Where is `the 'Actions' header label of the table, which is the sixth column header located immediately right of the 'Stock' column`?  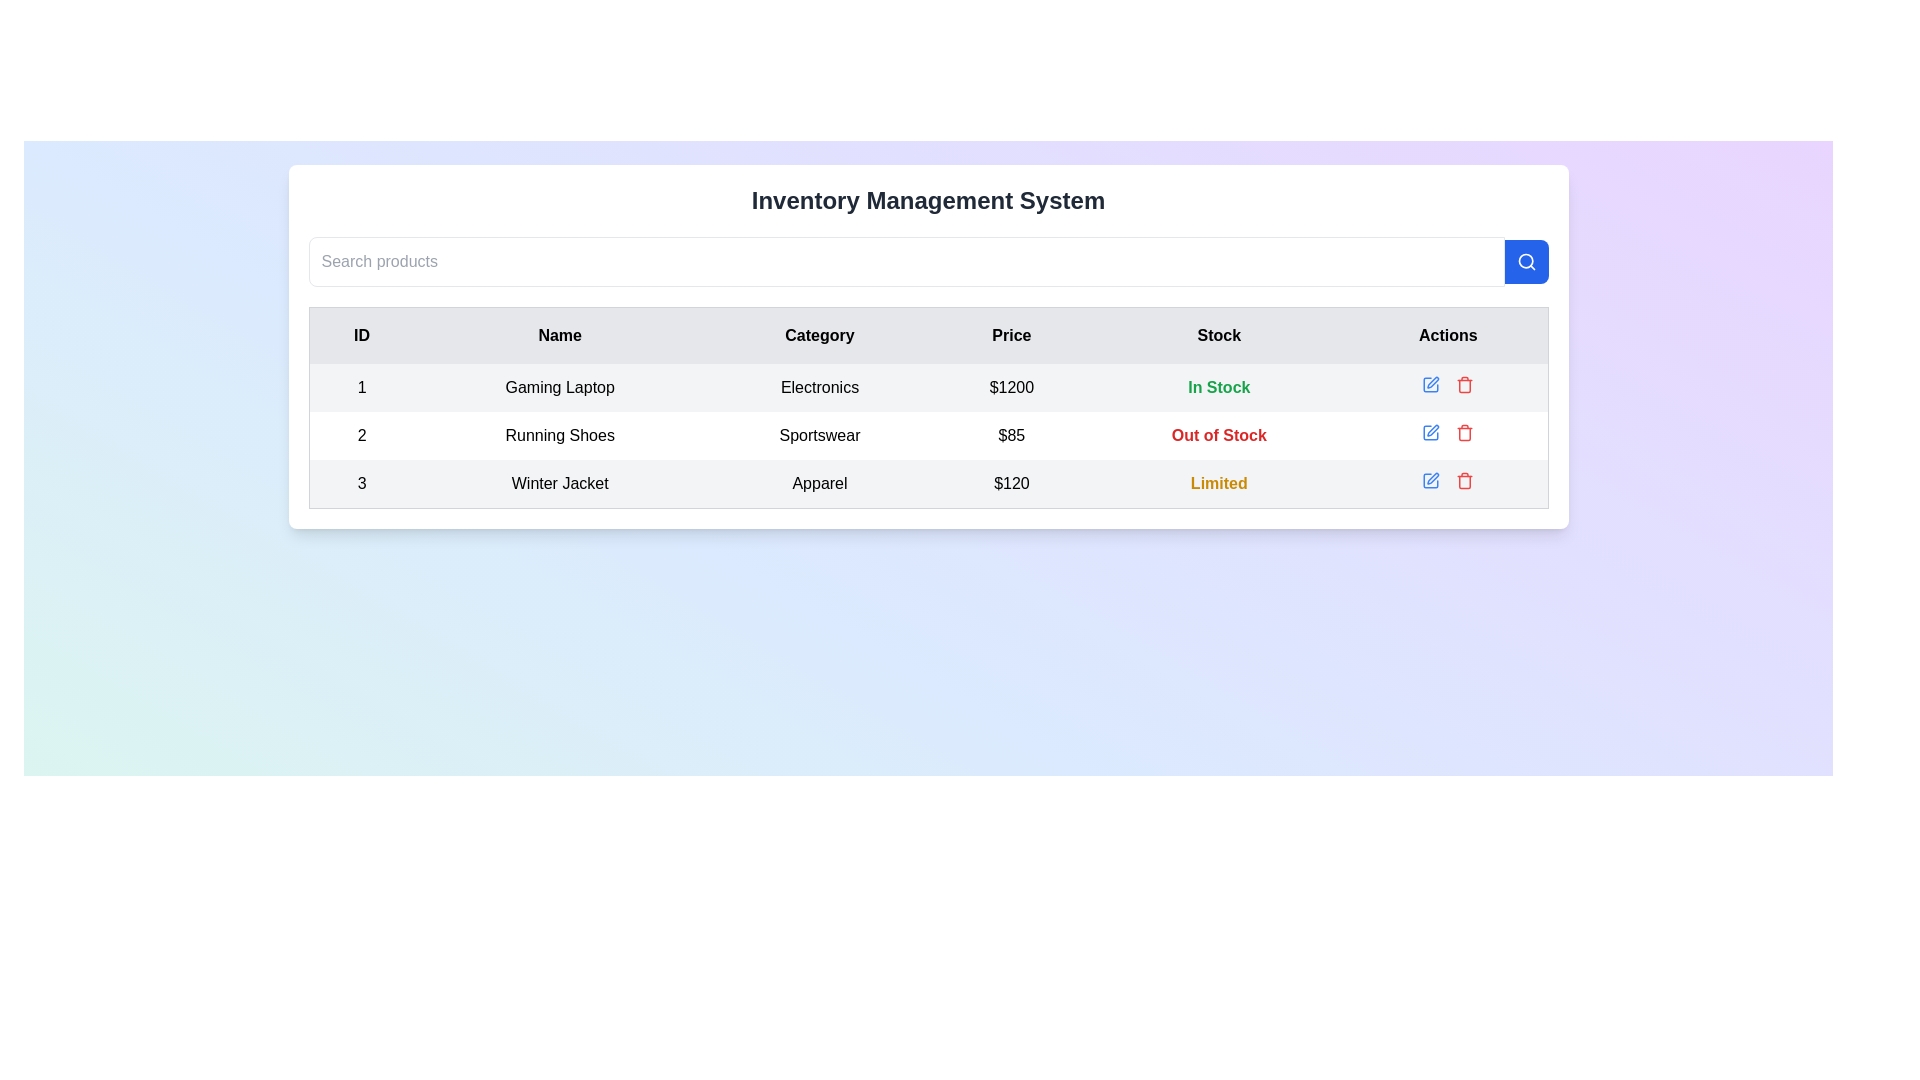 the 'Actions' header label of the table, which is the sixth column header located immediately right of the 'Stock' column is located at coordinates (1448, 334).